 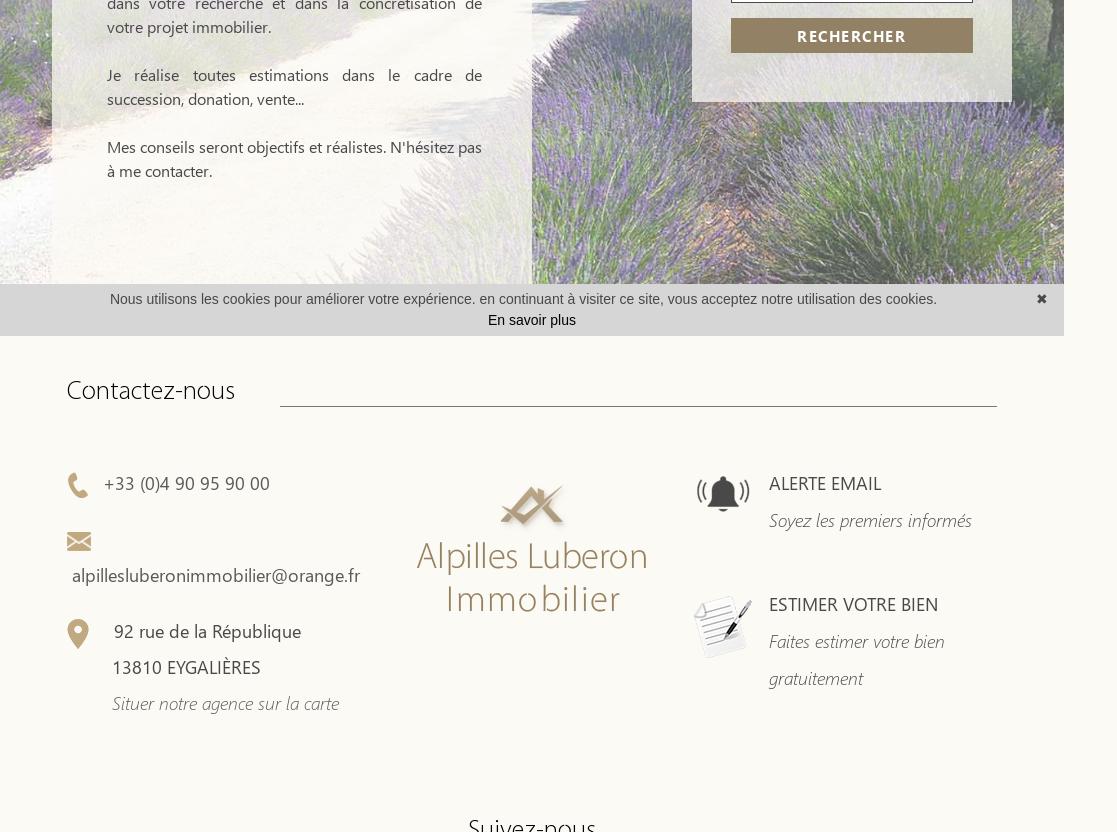 What do you see at coordinates (769, 520) in the screenshot?
I see `'Soyez les premiers informés'` at bounding box center [769, 520].